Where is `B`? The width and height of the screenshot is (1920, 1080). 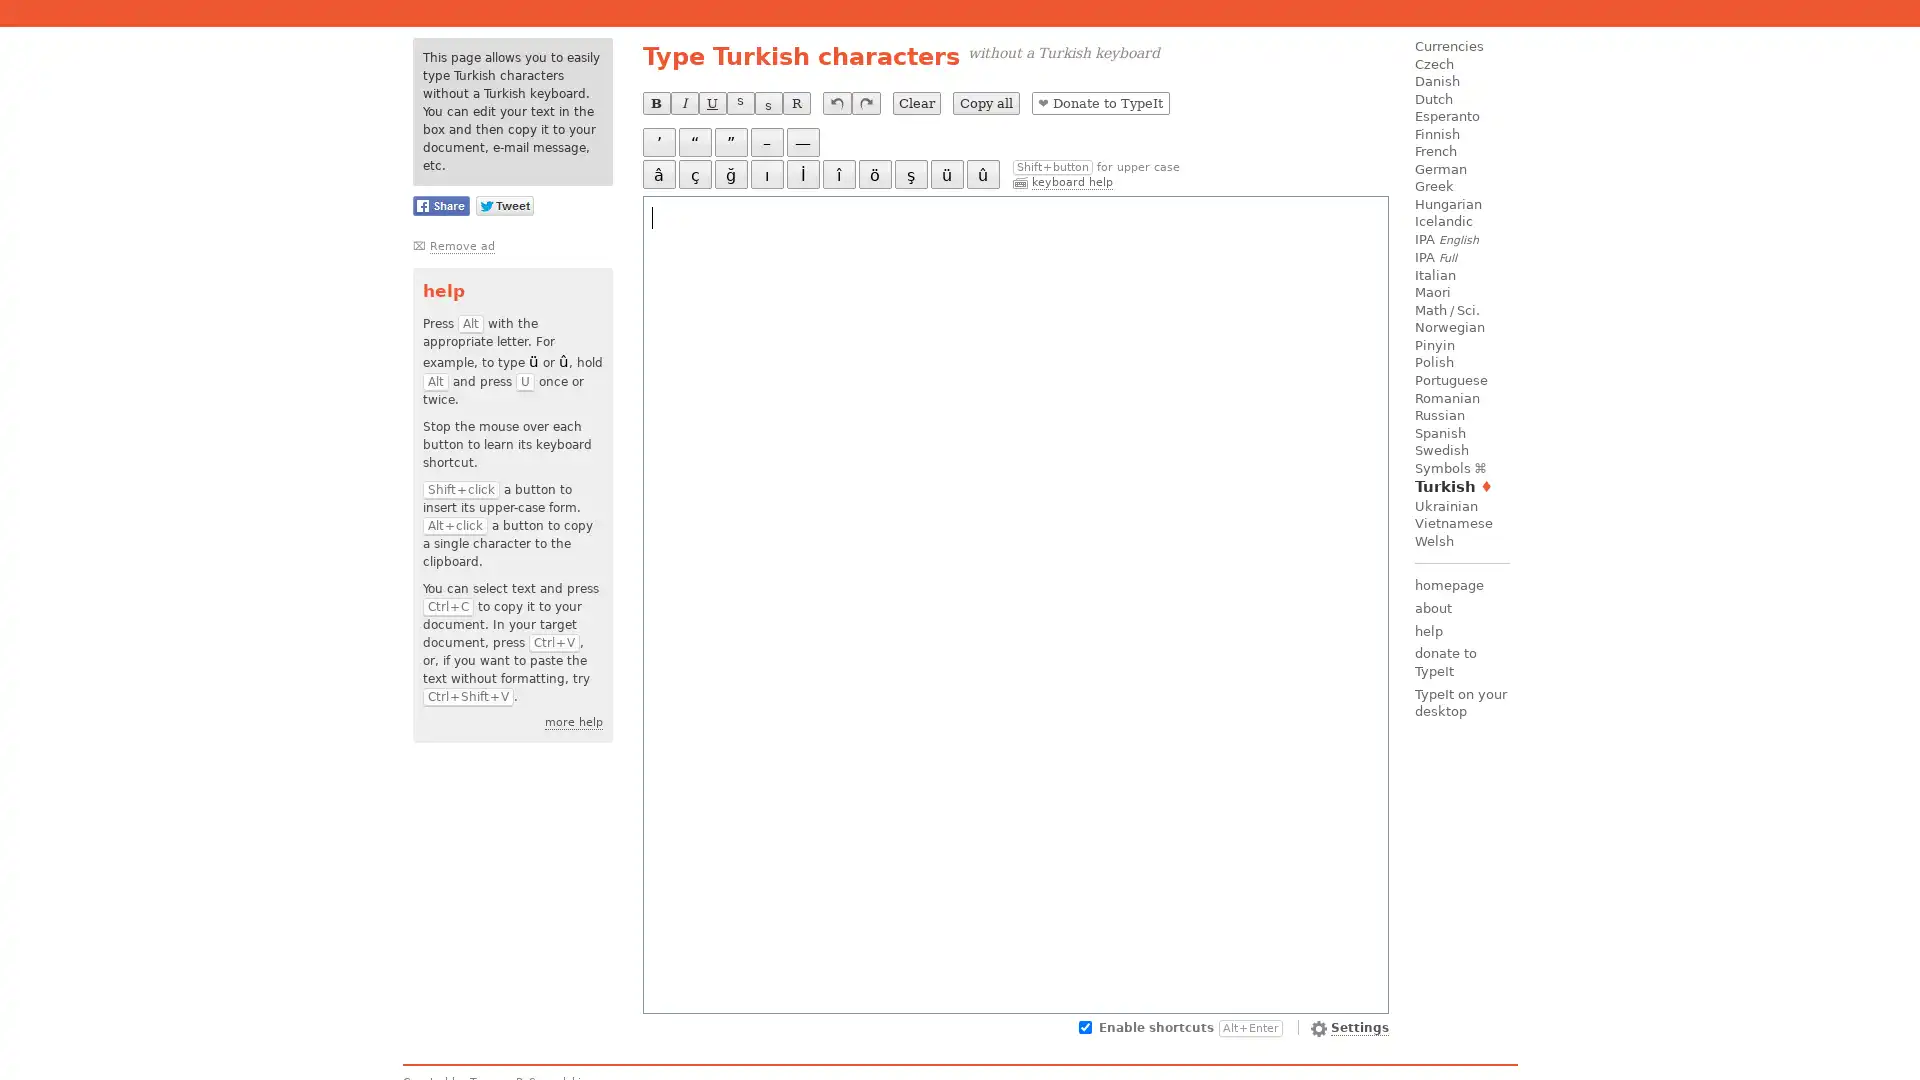 B is located at coordinates (656, 103).